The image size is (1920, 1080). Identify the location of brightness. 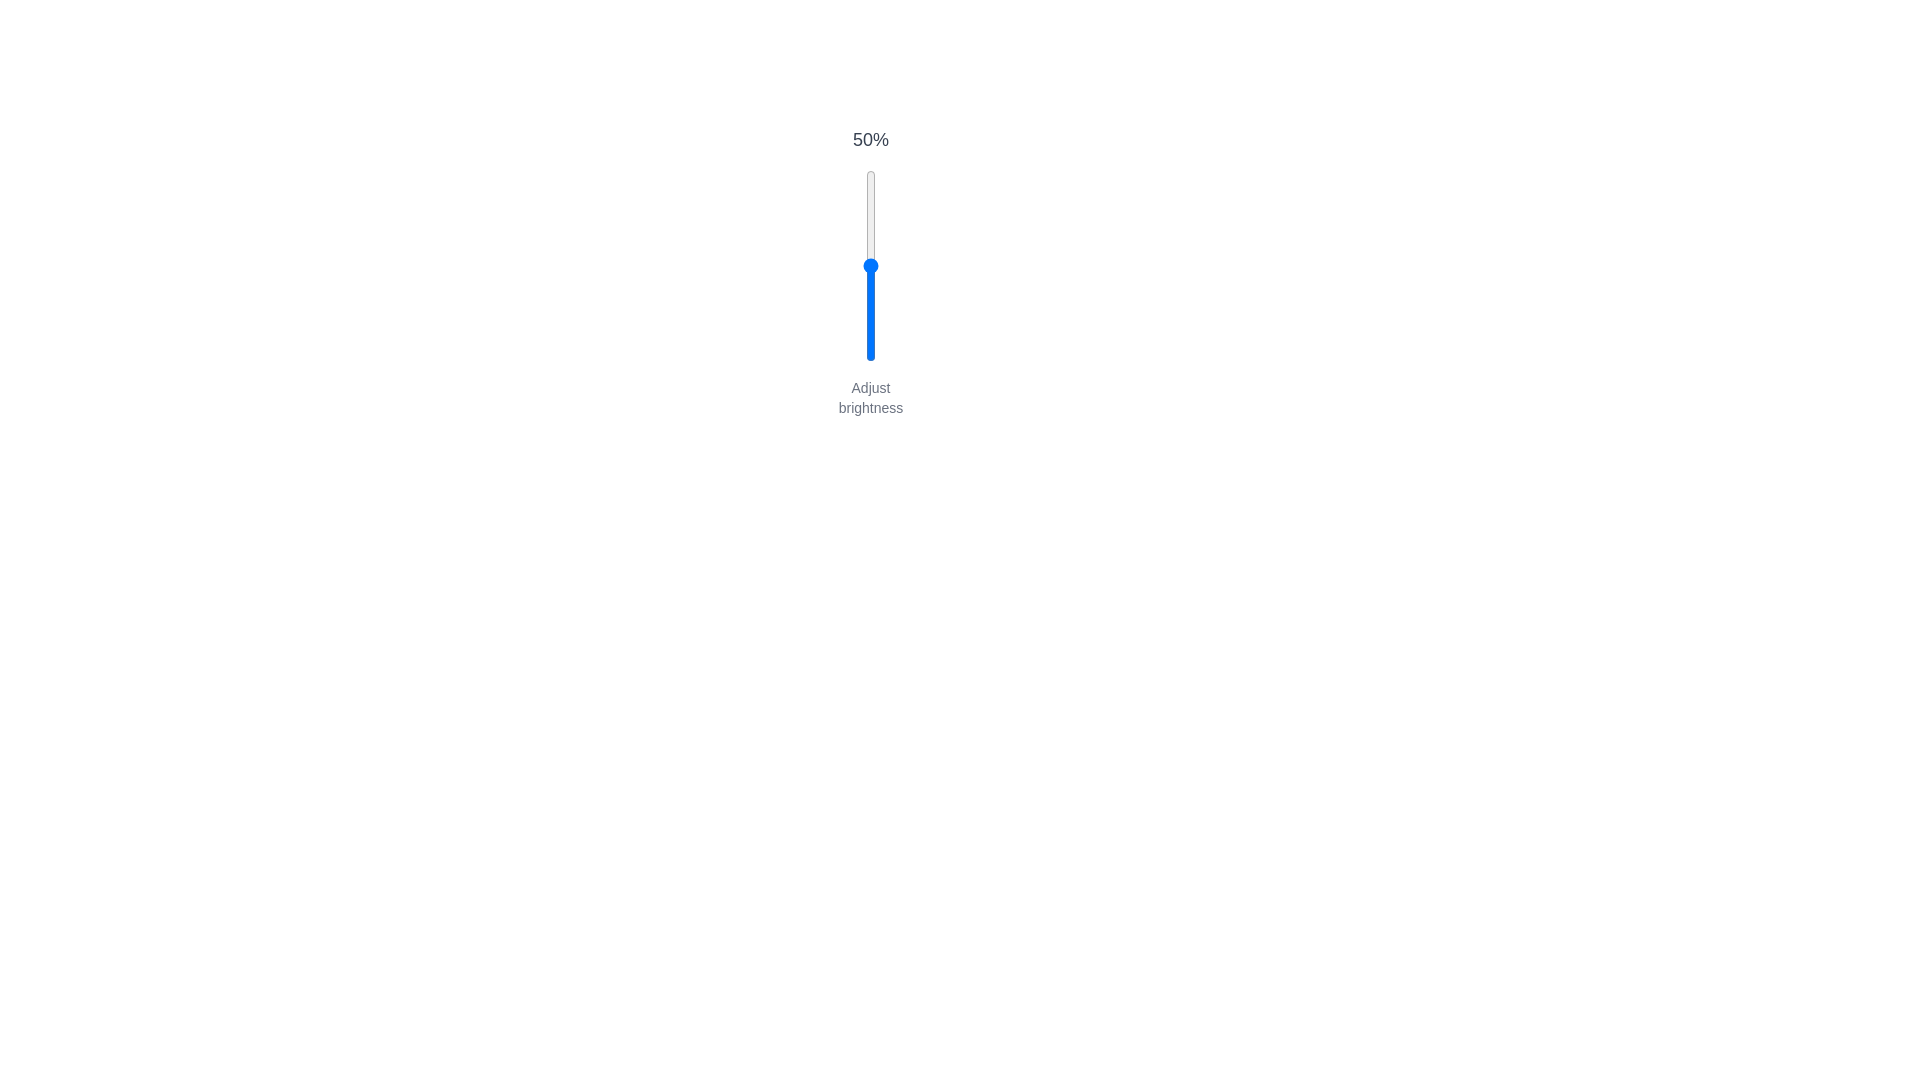
(870, 216).